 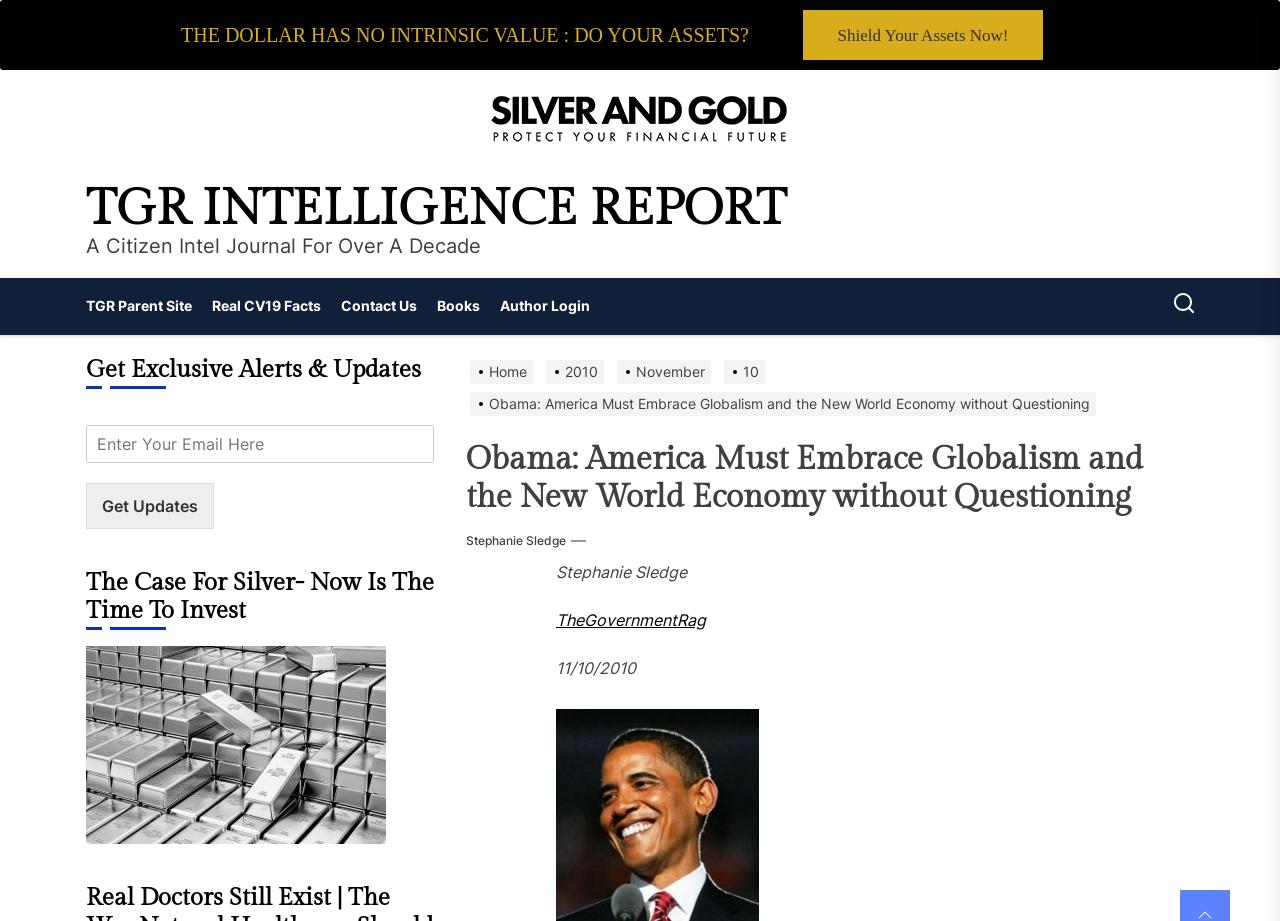 I want to click on 'Books', so click(x=435, y=304).